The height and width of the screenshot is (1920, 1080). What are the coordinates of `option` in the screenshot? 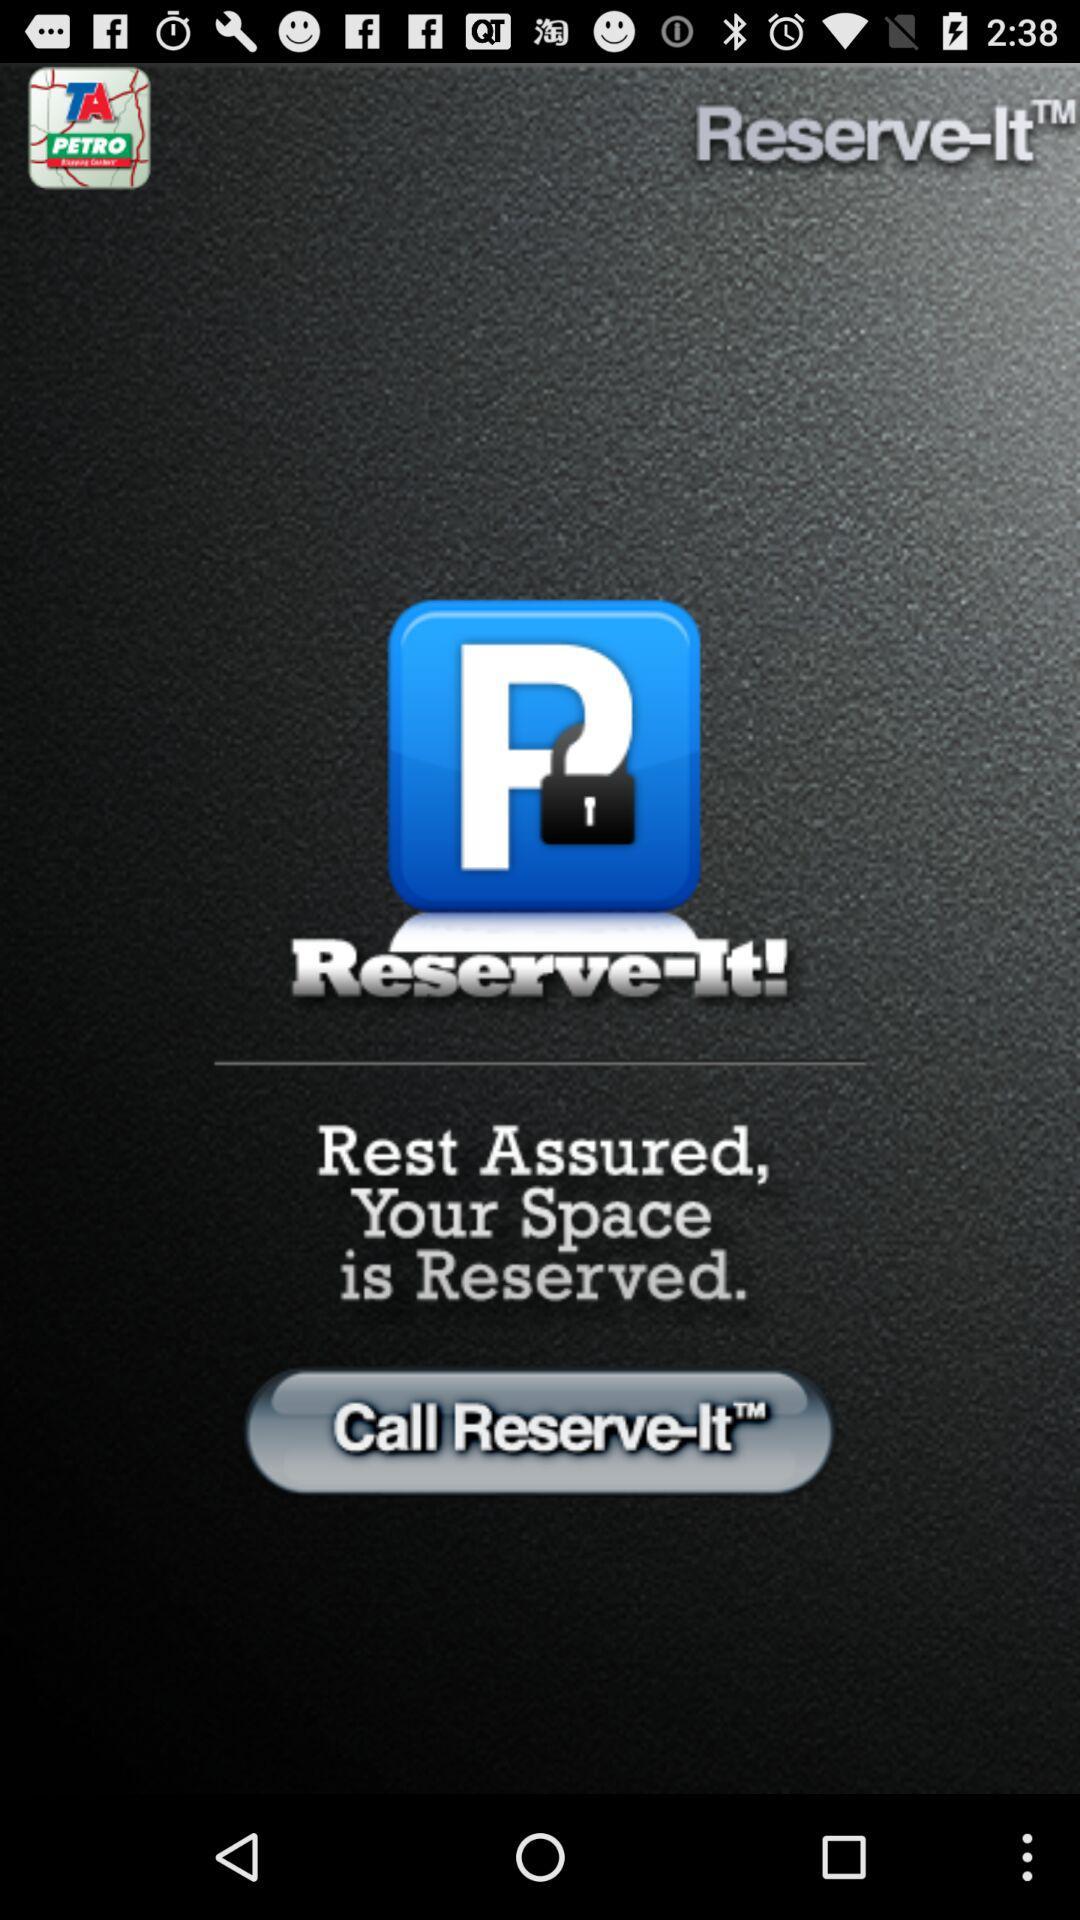 It's located at (540, 1429).